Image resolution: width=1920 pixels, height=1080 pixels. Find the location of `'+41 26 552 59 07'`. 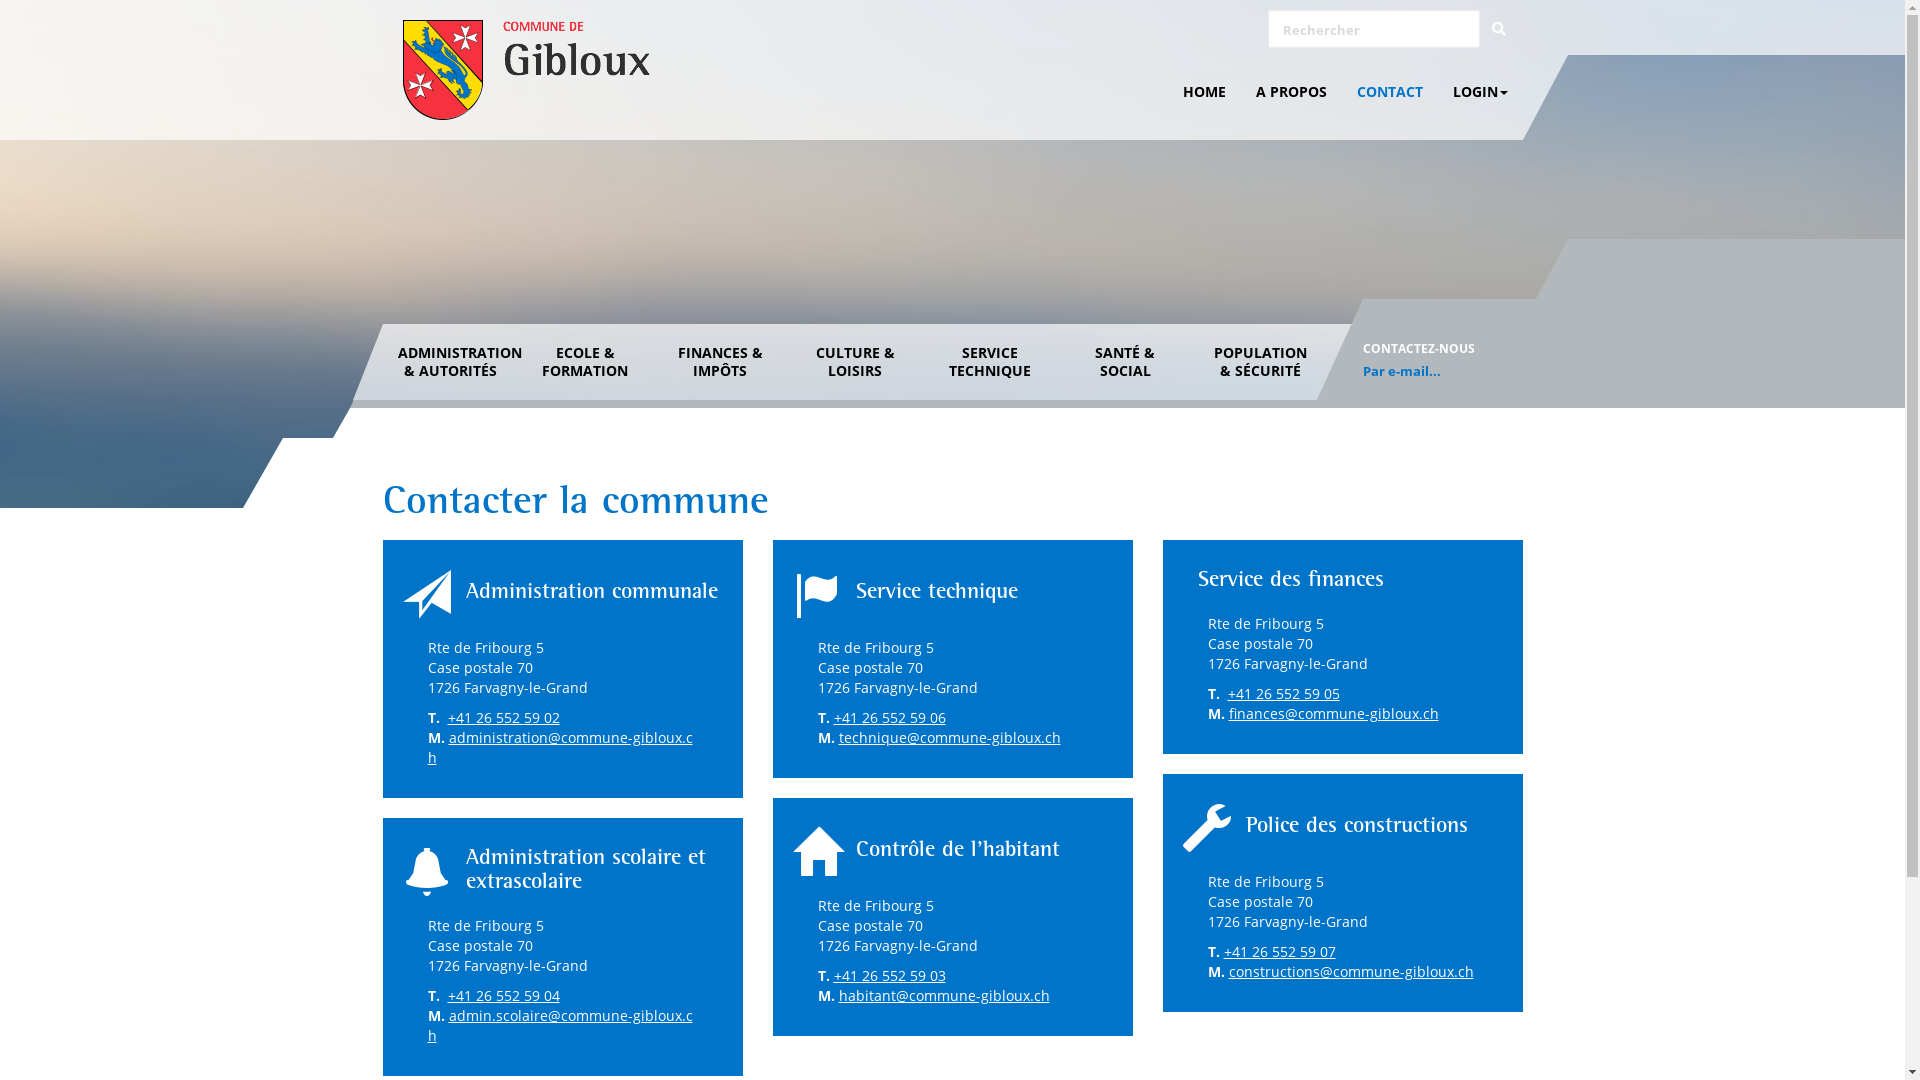

'+41 26 552 59 07' is located at coordinates (1280, 950).